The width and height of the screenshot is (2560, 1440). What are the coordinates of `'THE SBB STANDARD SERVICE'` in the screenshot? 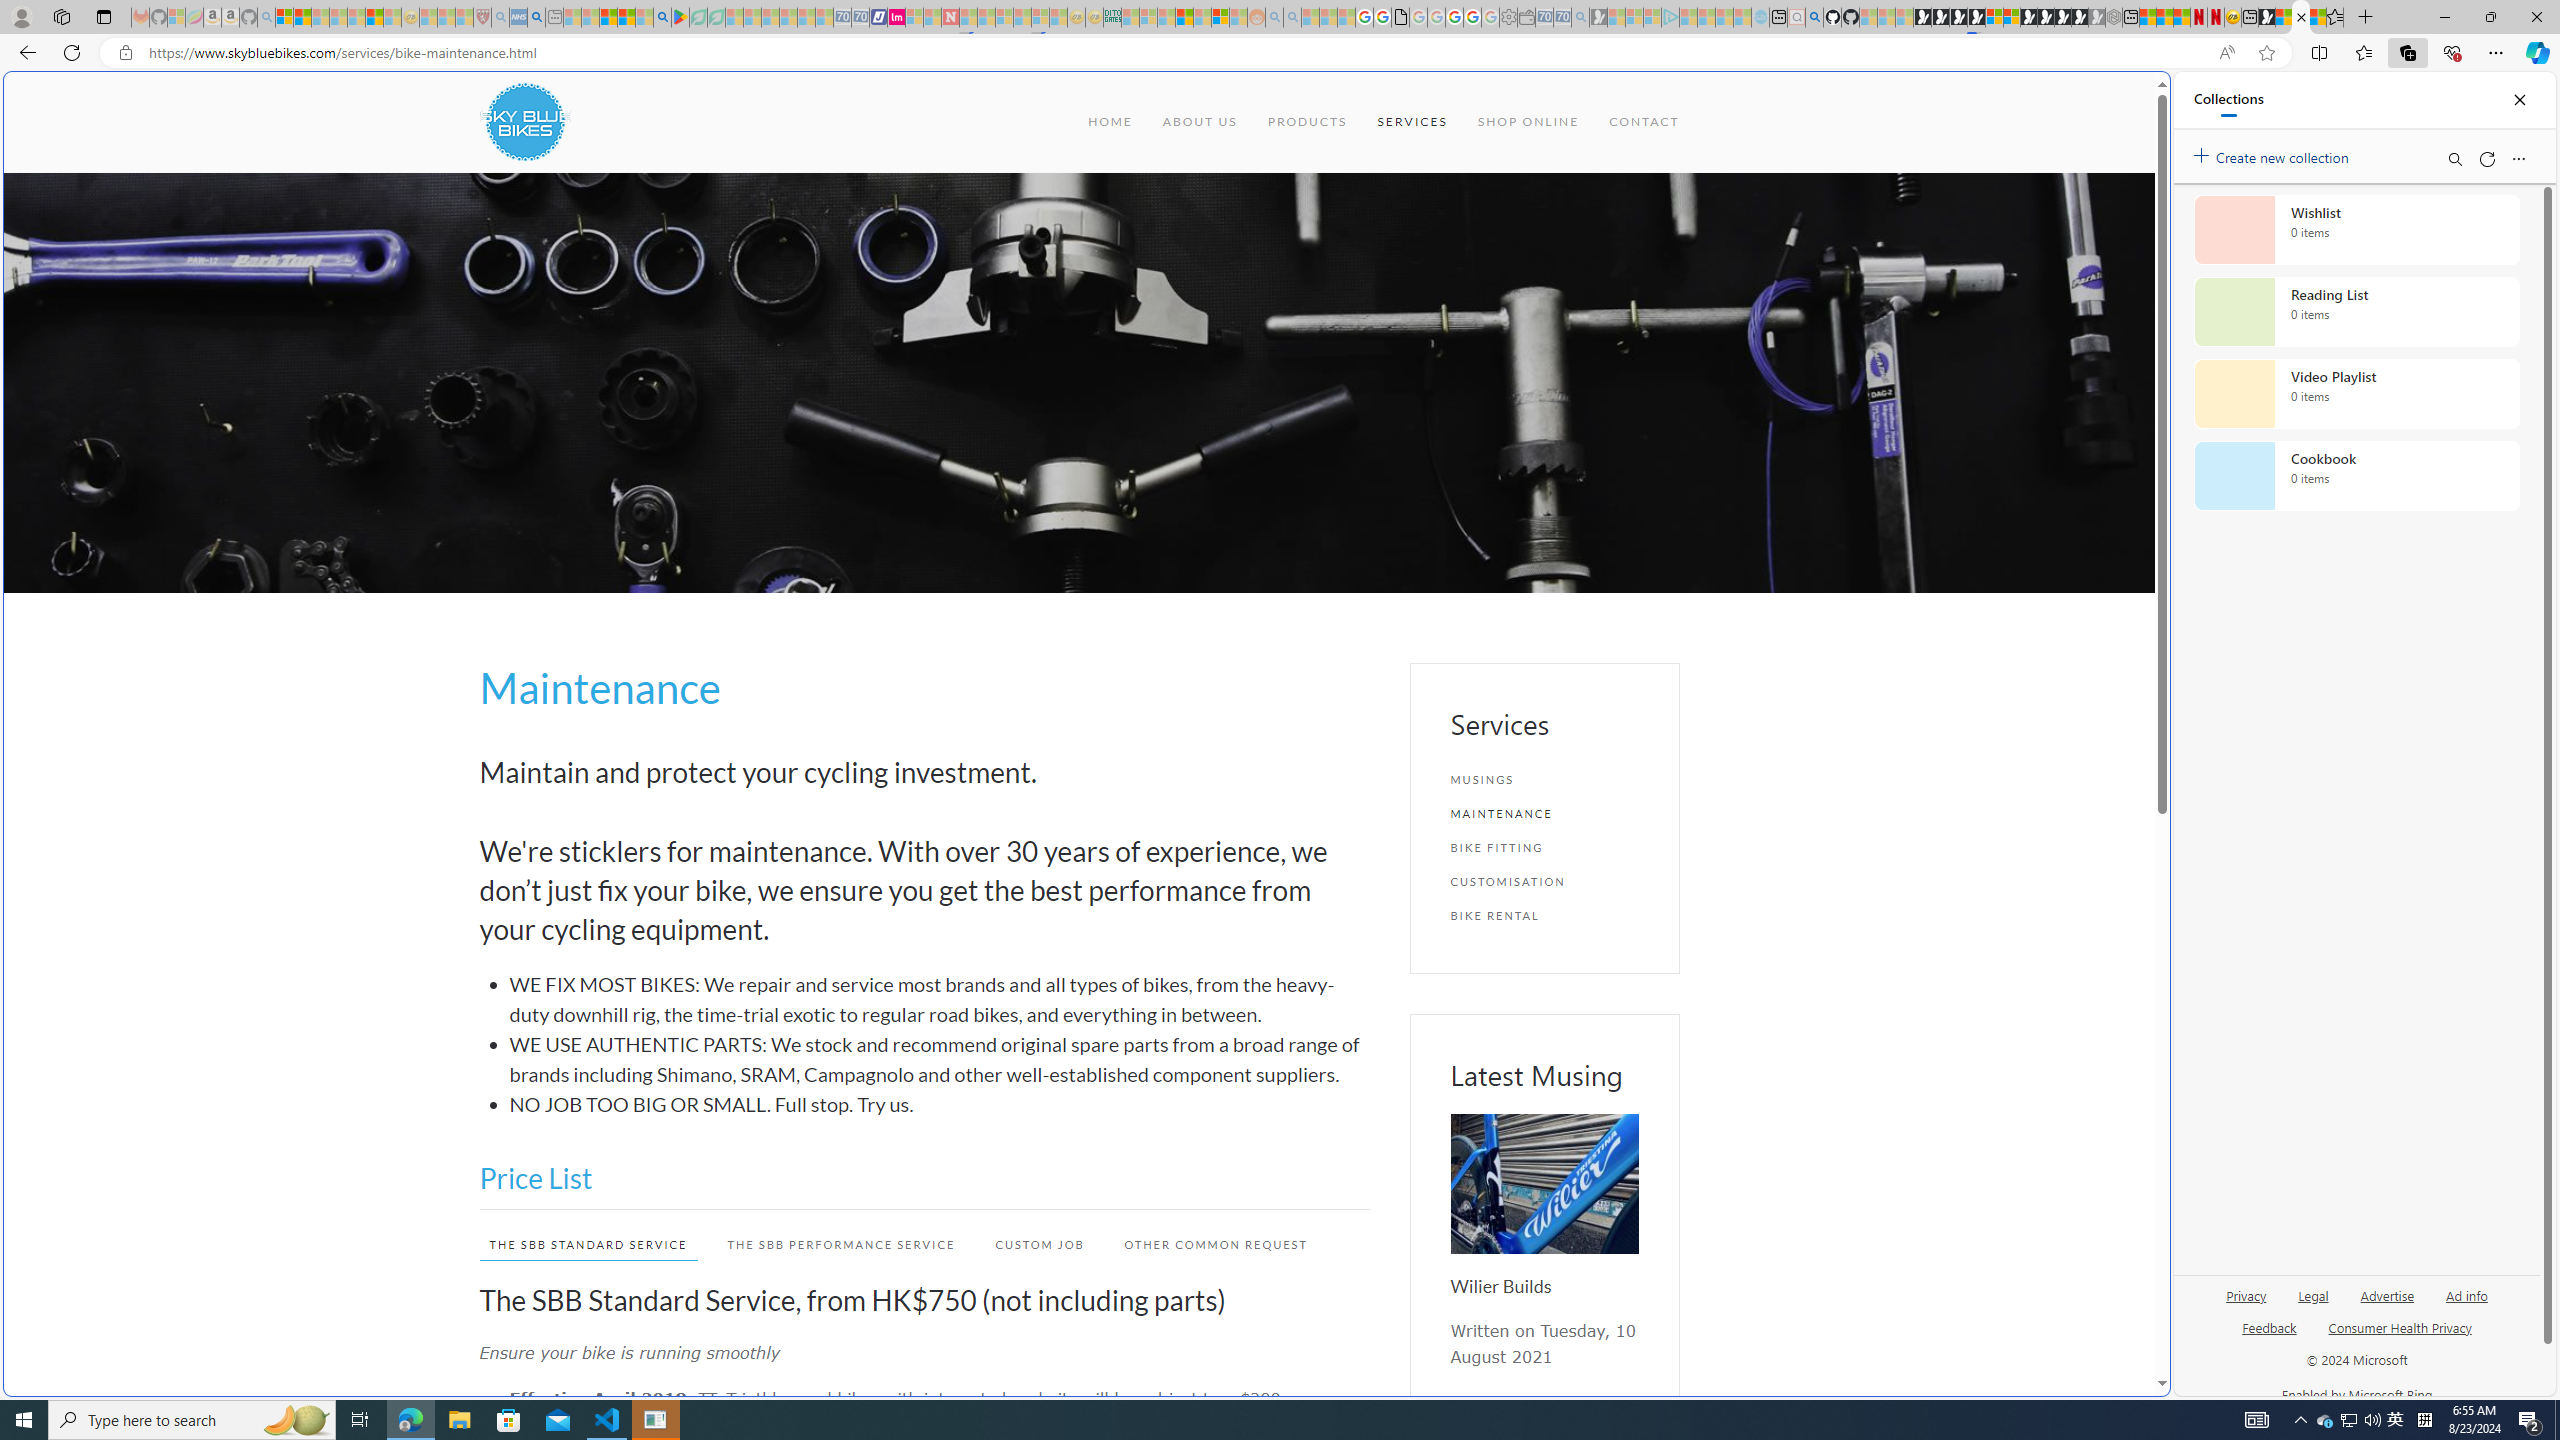 It's located at (578, 1244).